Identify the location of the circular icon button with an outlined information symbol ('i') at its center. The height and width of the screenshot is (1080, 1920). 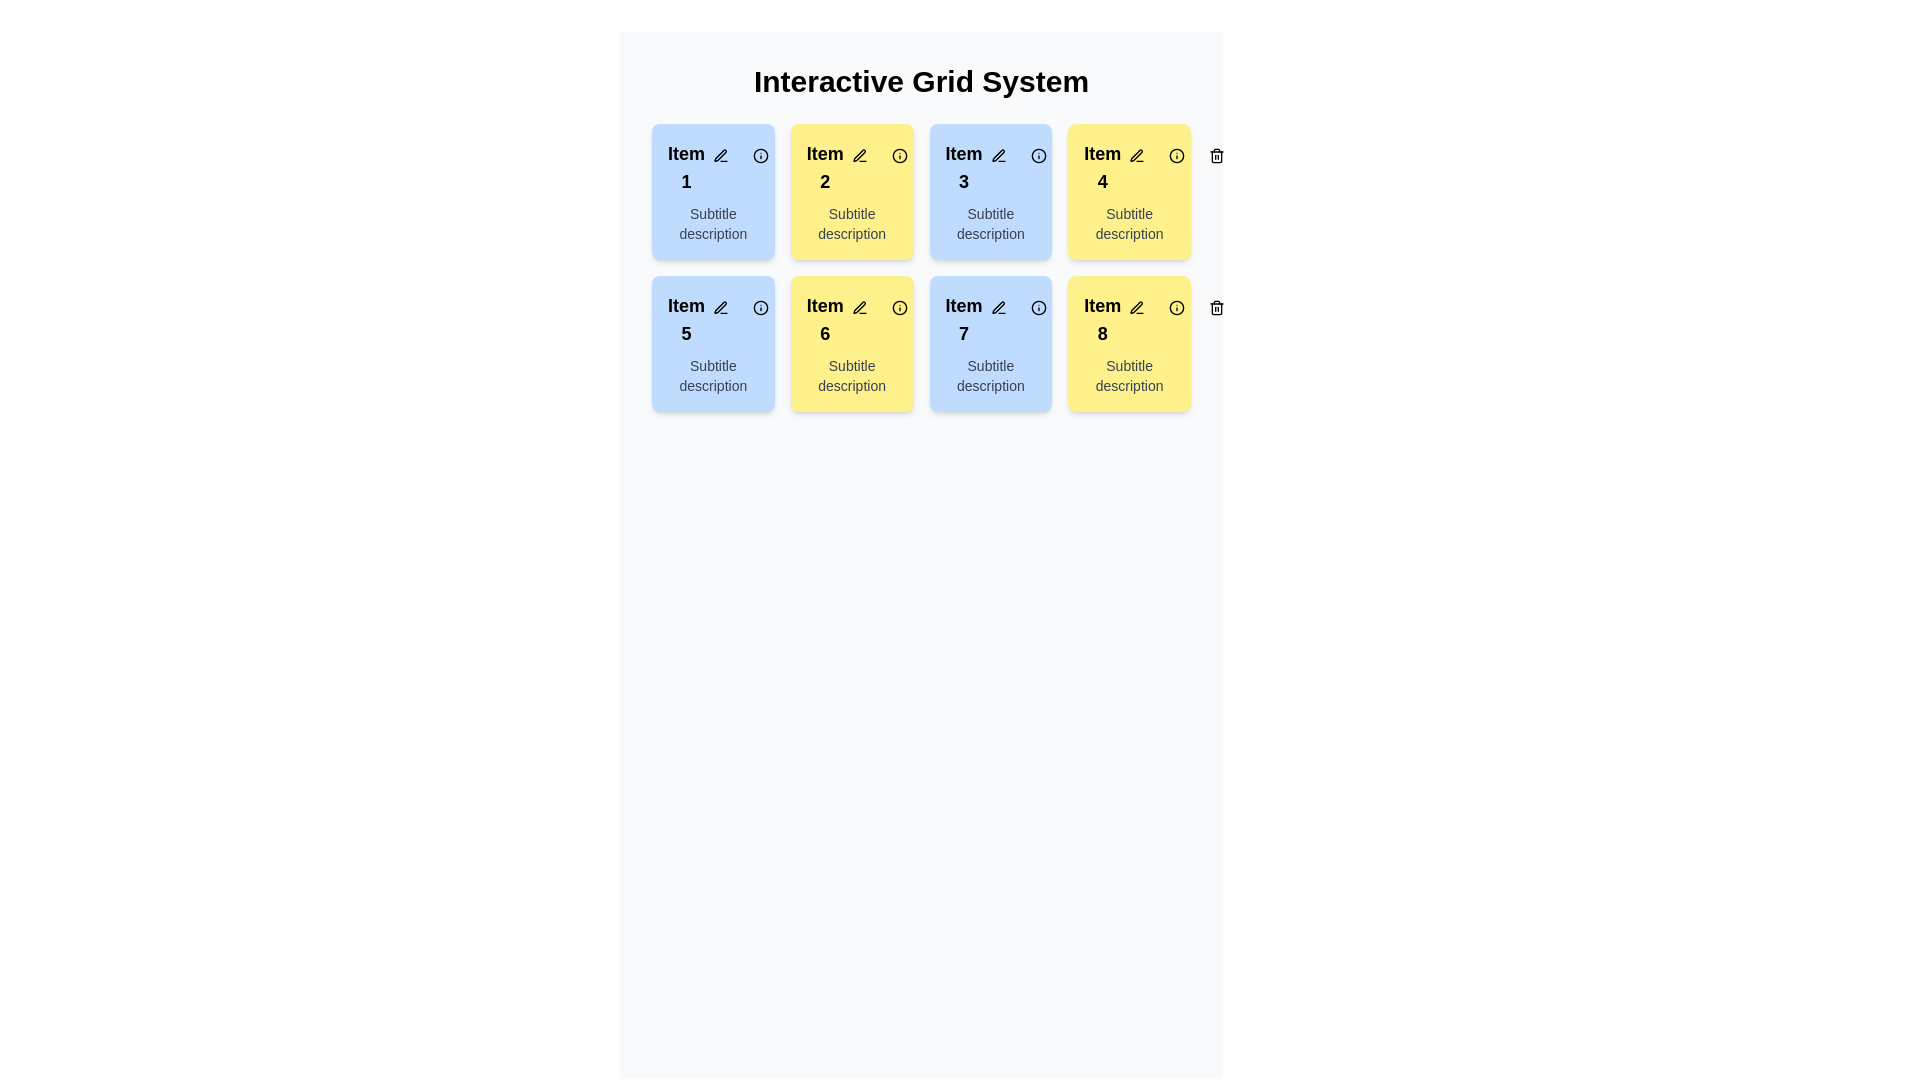
(898, 154).